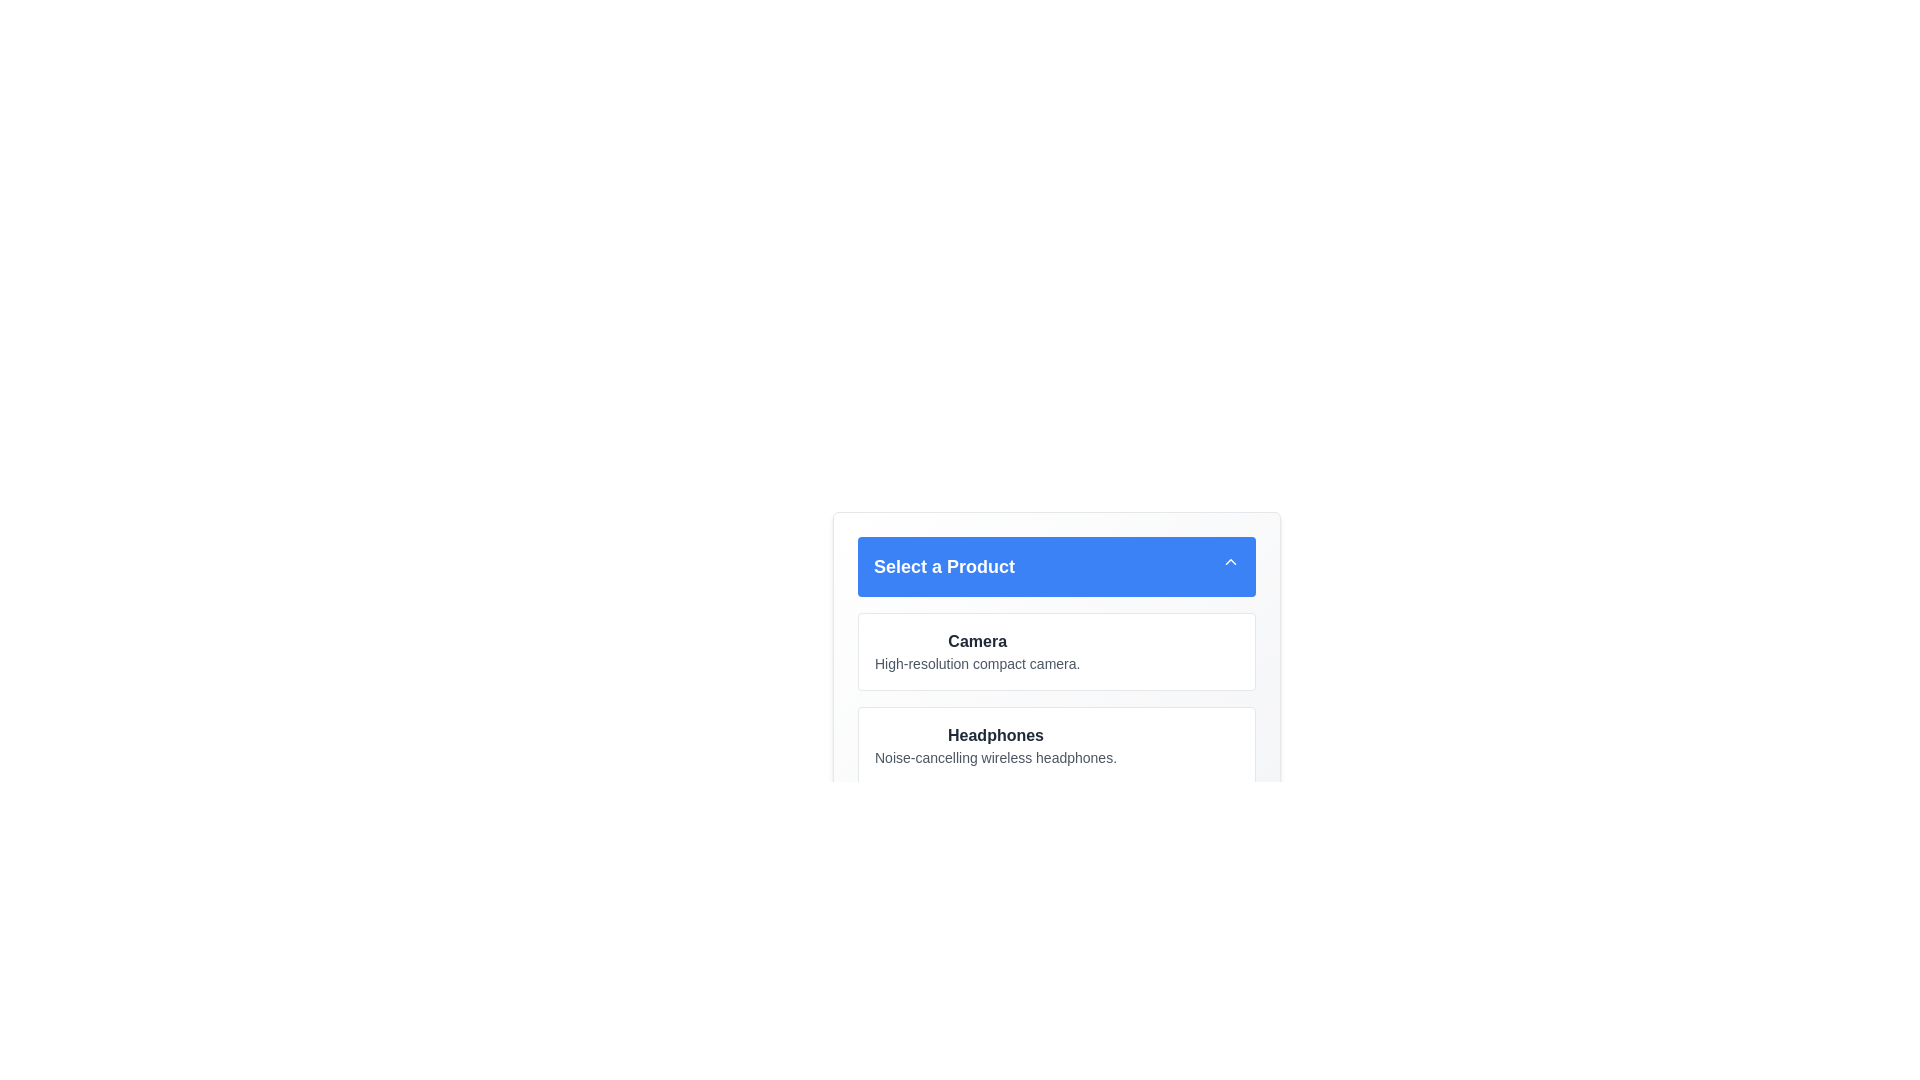 Image resolution: width=1920 pixels, height=1080 pixels. Describe the element at coordinates (1229, 562) in the screenshot. I see `the expand/collapse icon located at the top-right corner of the 'Select a Product' button` at that location.